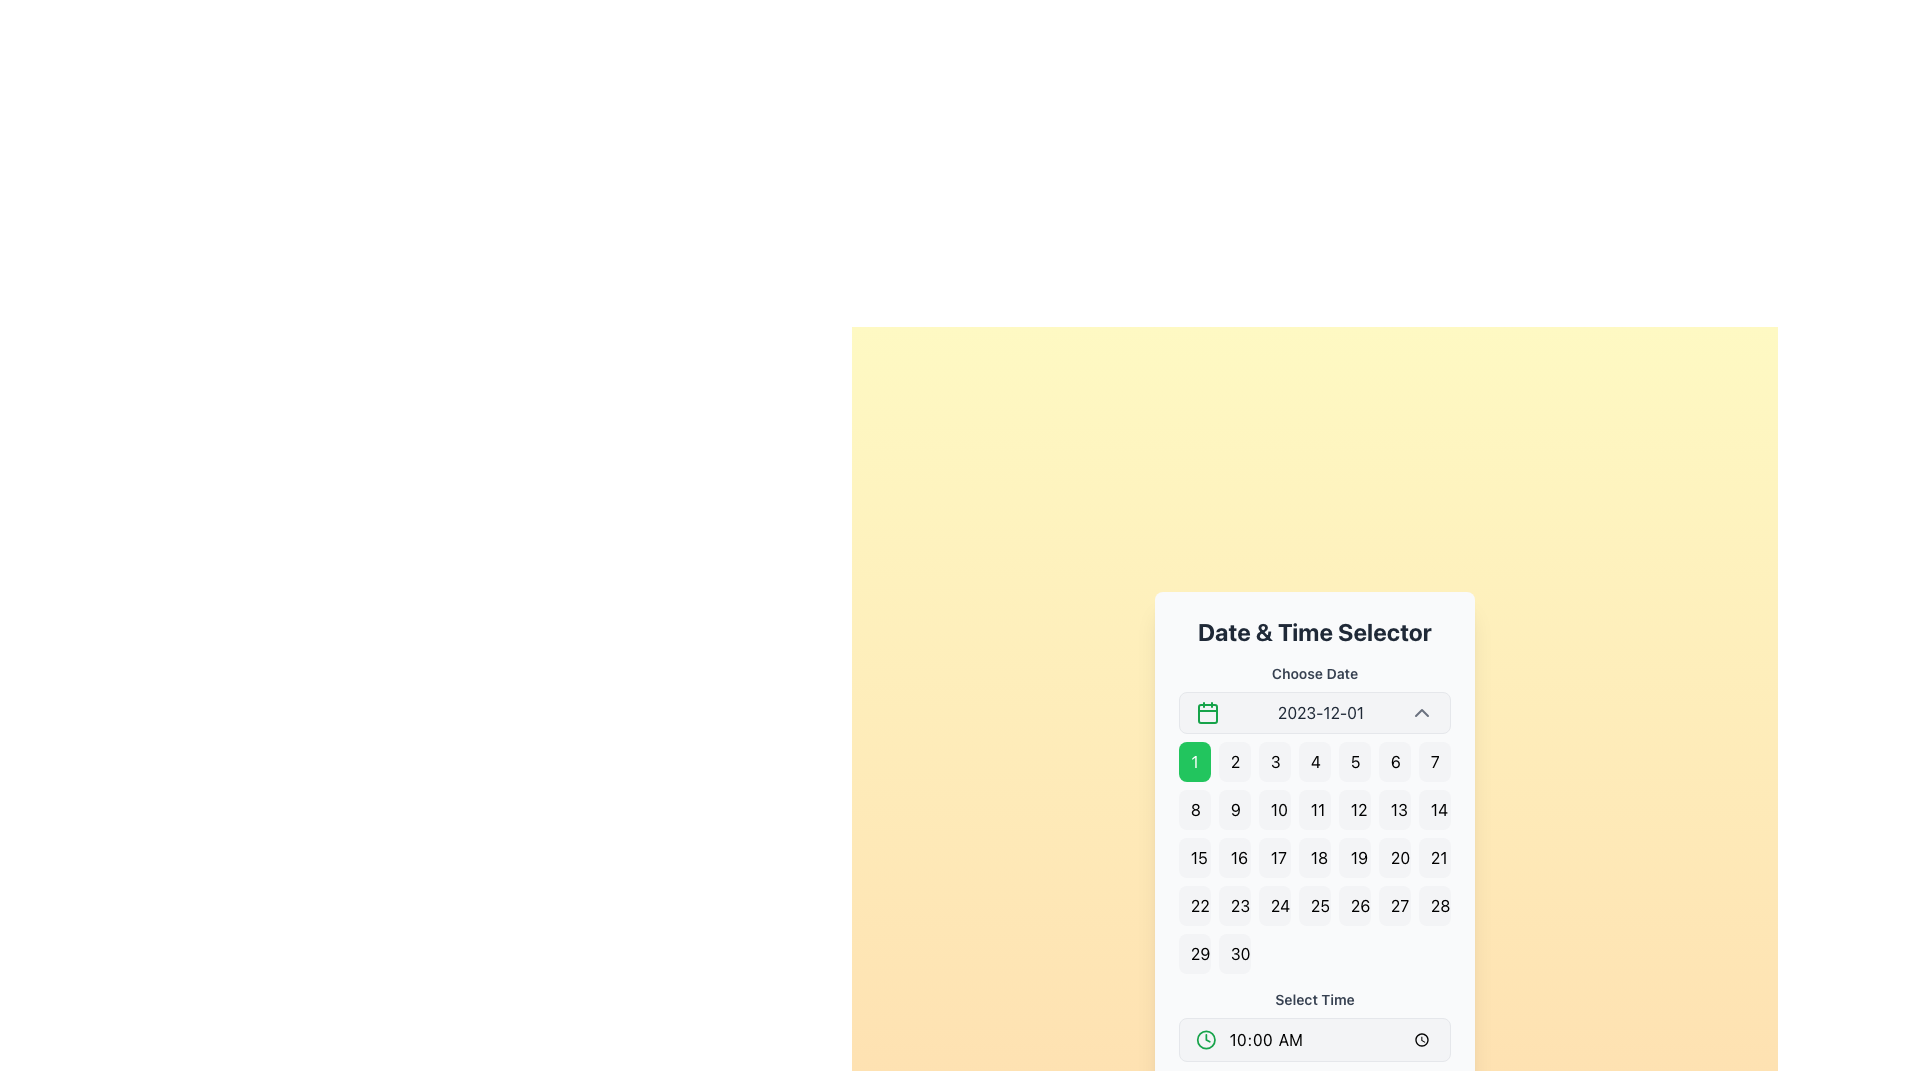 This screenshot has height=1080, width=1920. I want to click on the button labeled '8' in the date selection calendar of the date and time picker interface, so click(1195, 810).